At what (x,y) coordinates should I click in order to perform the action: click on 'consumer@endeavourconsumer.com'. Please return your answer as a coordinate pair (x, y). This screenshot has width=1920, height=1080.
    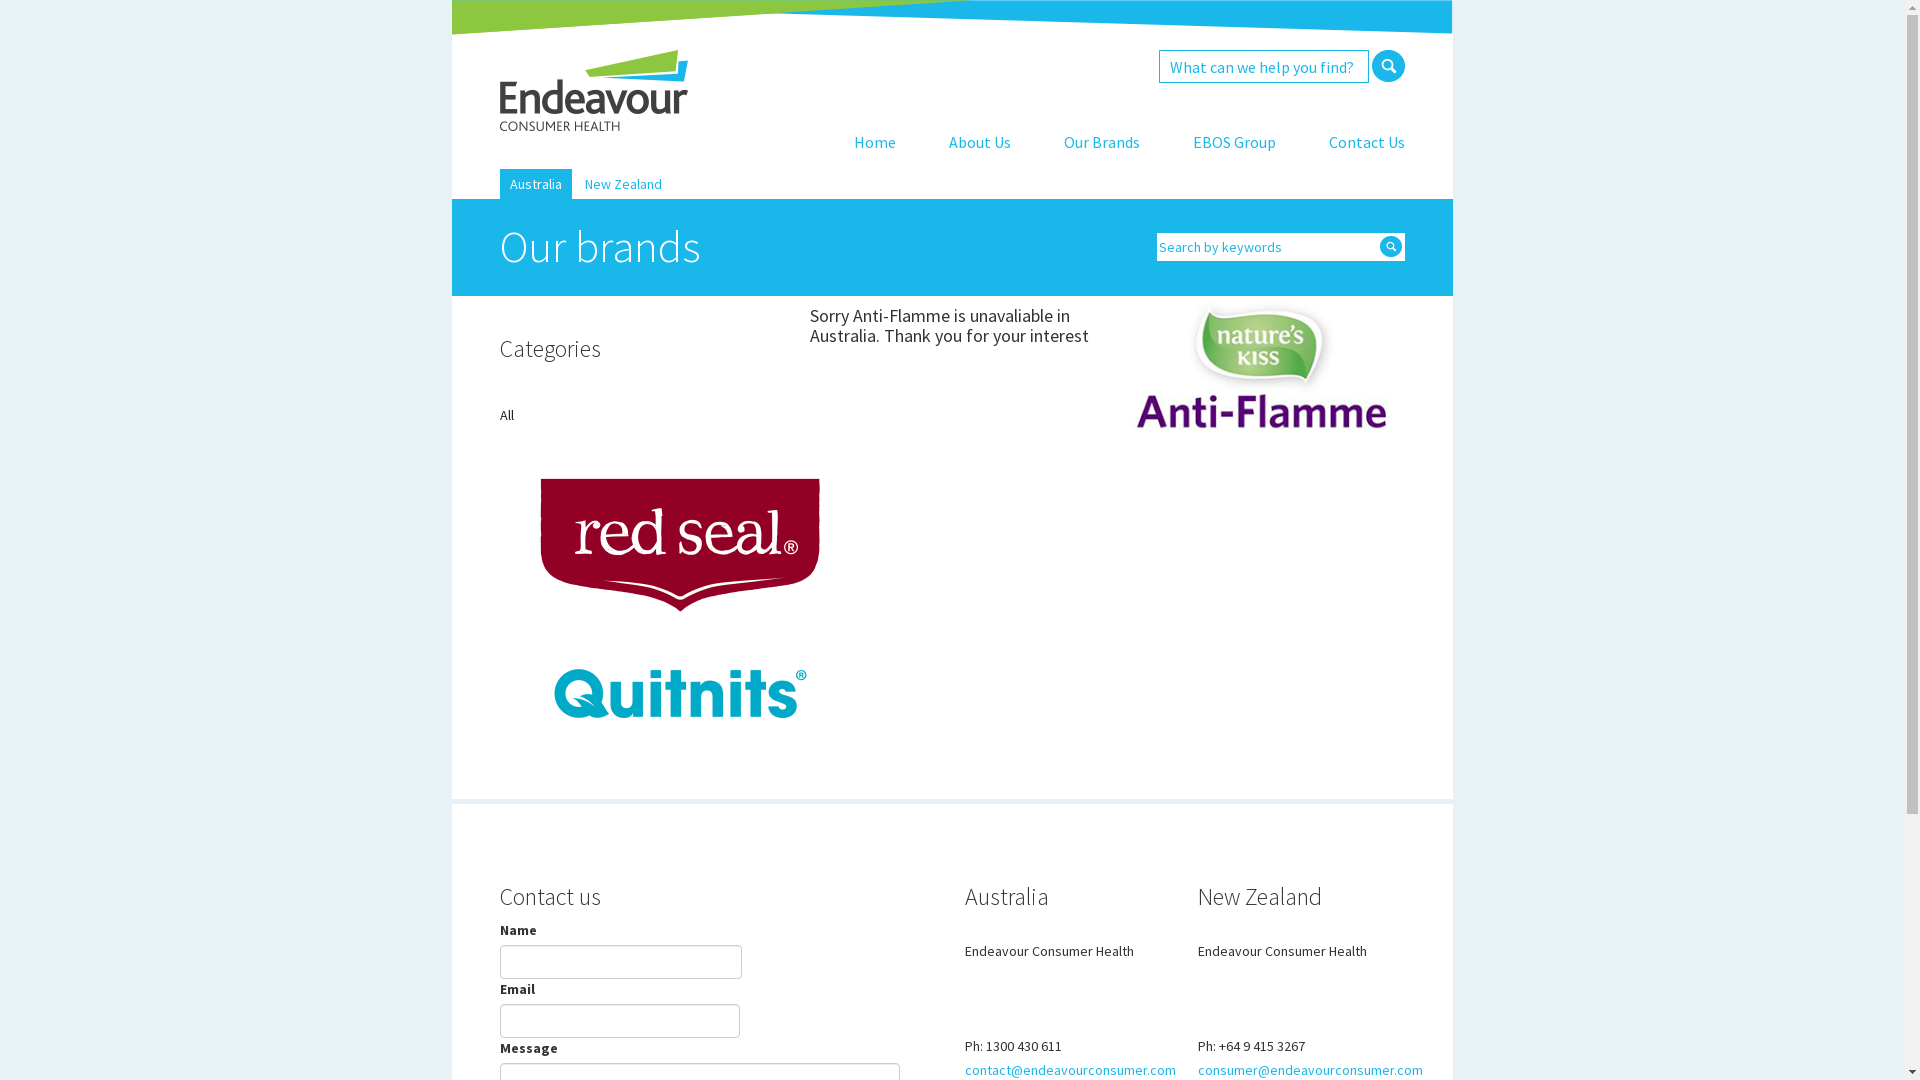
    Looking at the image, I should click on (1198, 1068).